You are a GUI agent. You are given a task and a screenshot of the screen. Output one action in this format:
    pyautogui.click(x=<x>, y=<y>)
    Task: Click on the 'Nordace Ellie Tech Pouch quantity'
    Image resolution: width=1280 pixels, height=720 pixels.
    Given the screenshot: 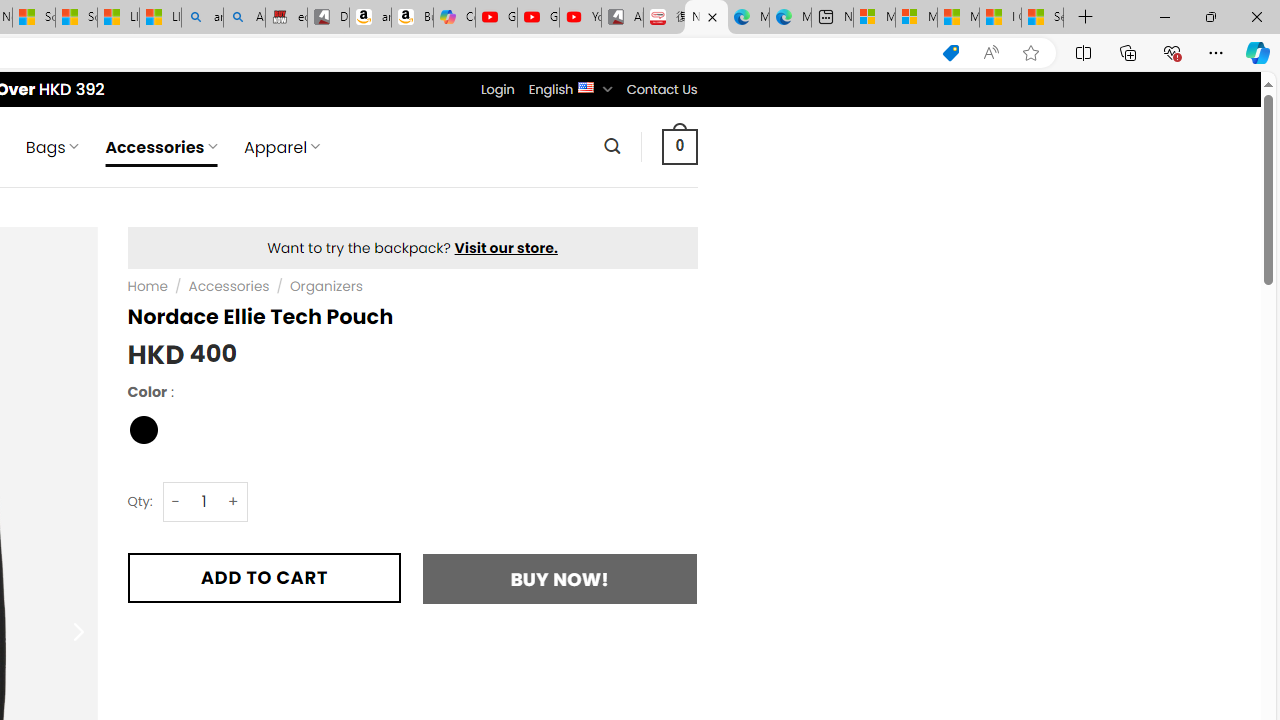 What is the action you would take?
    pyautogui.click(x=204, y=500)
    